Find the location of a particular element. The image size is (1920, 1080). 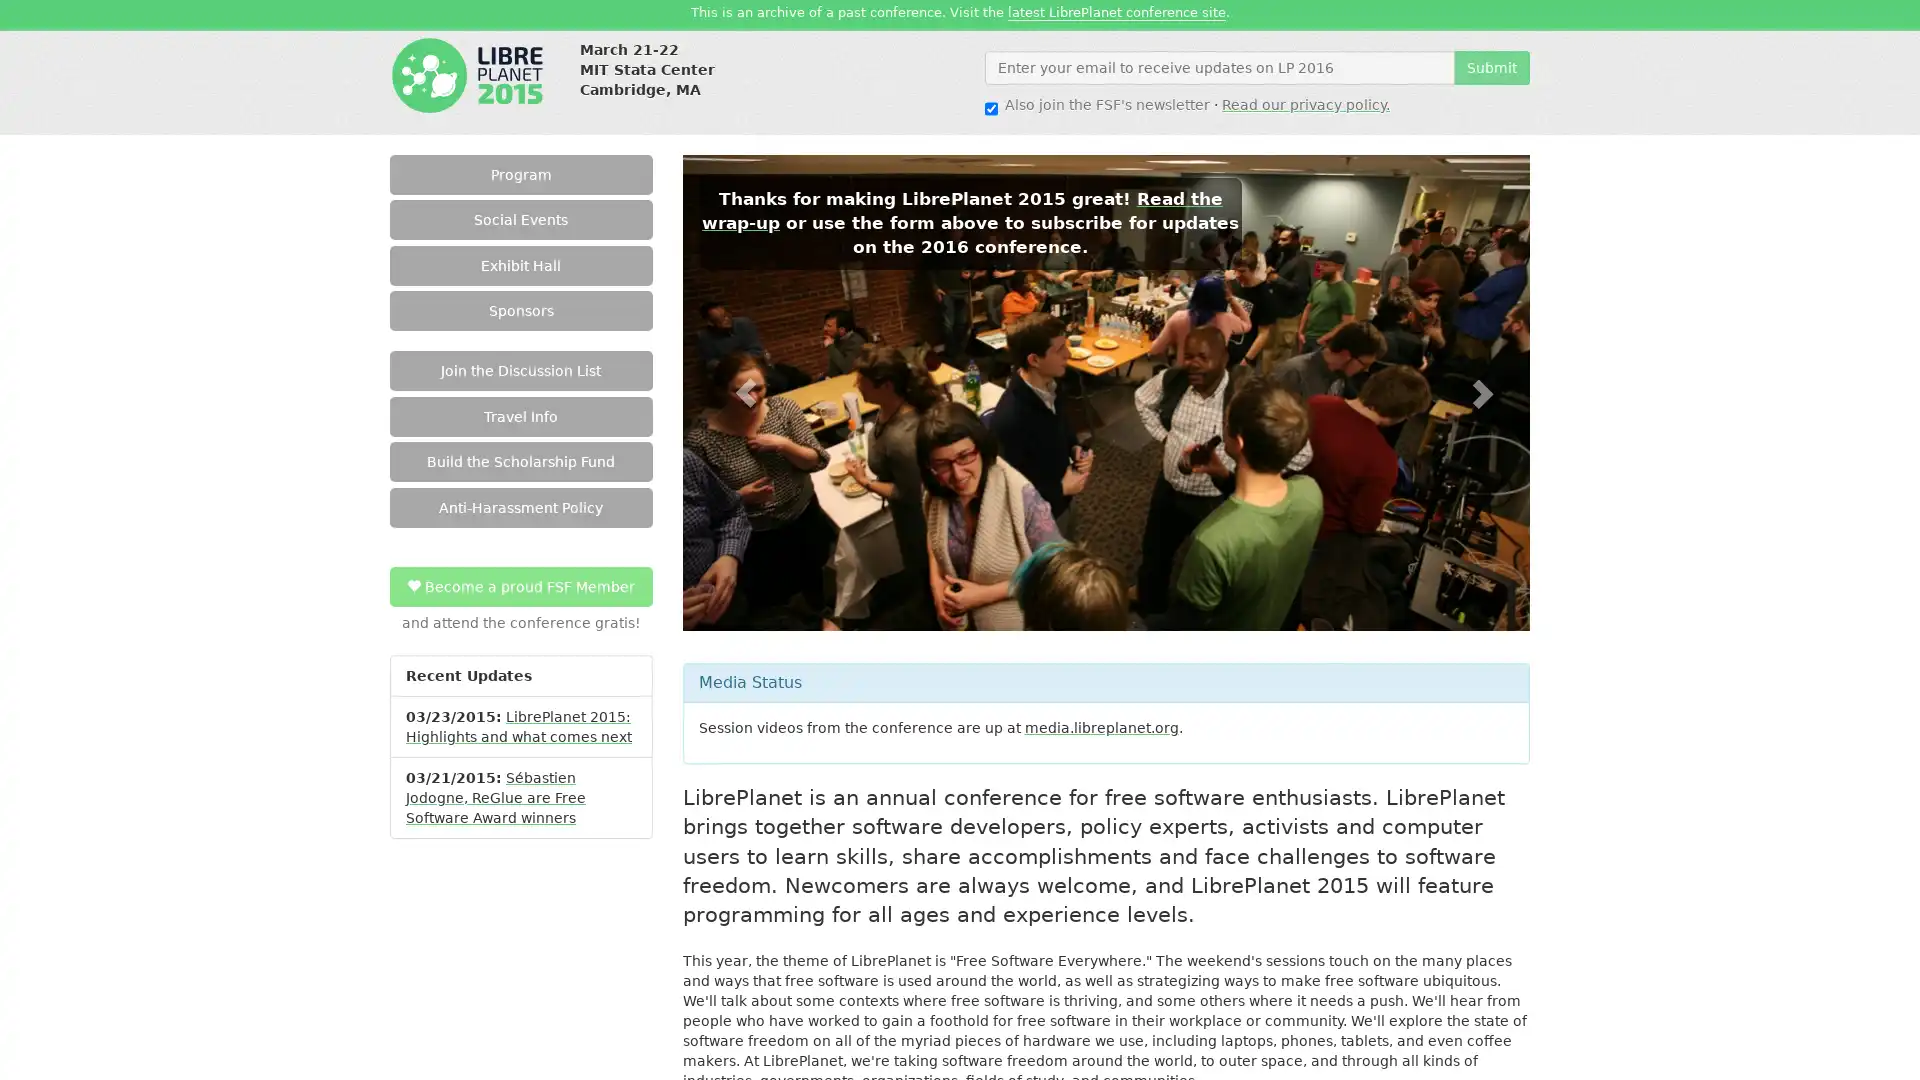

Submit is located at coordinates (1492, 65).